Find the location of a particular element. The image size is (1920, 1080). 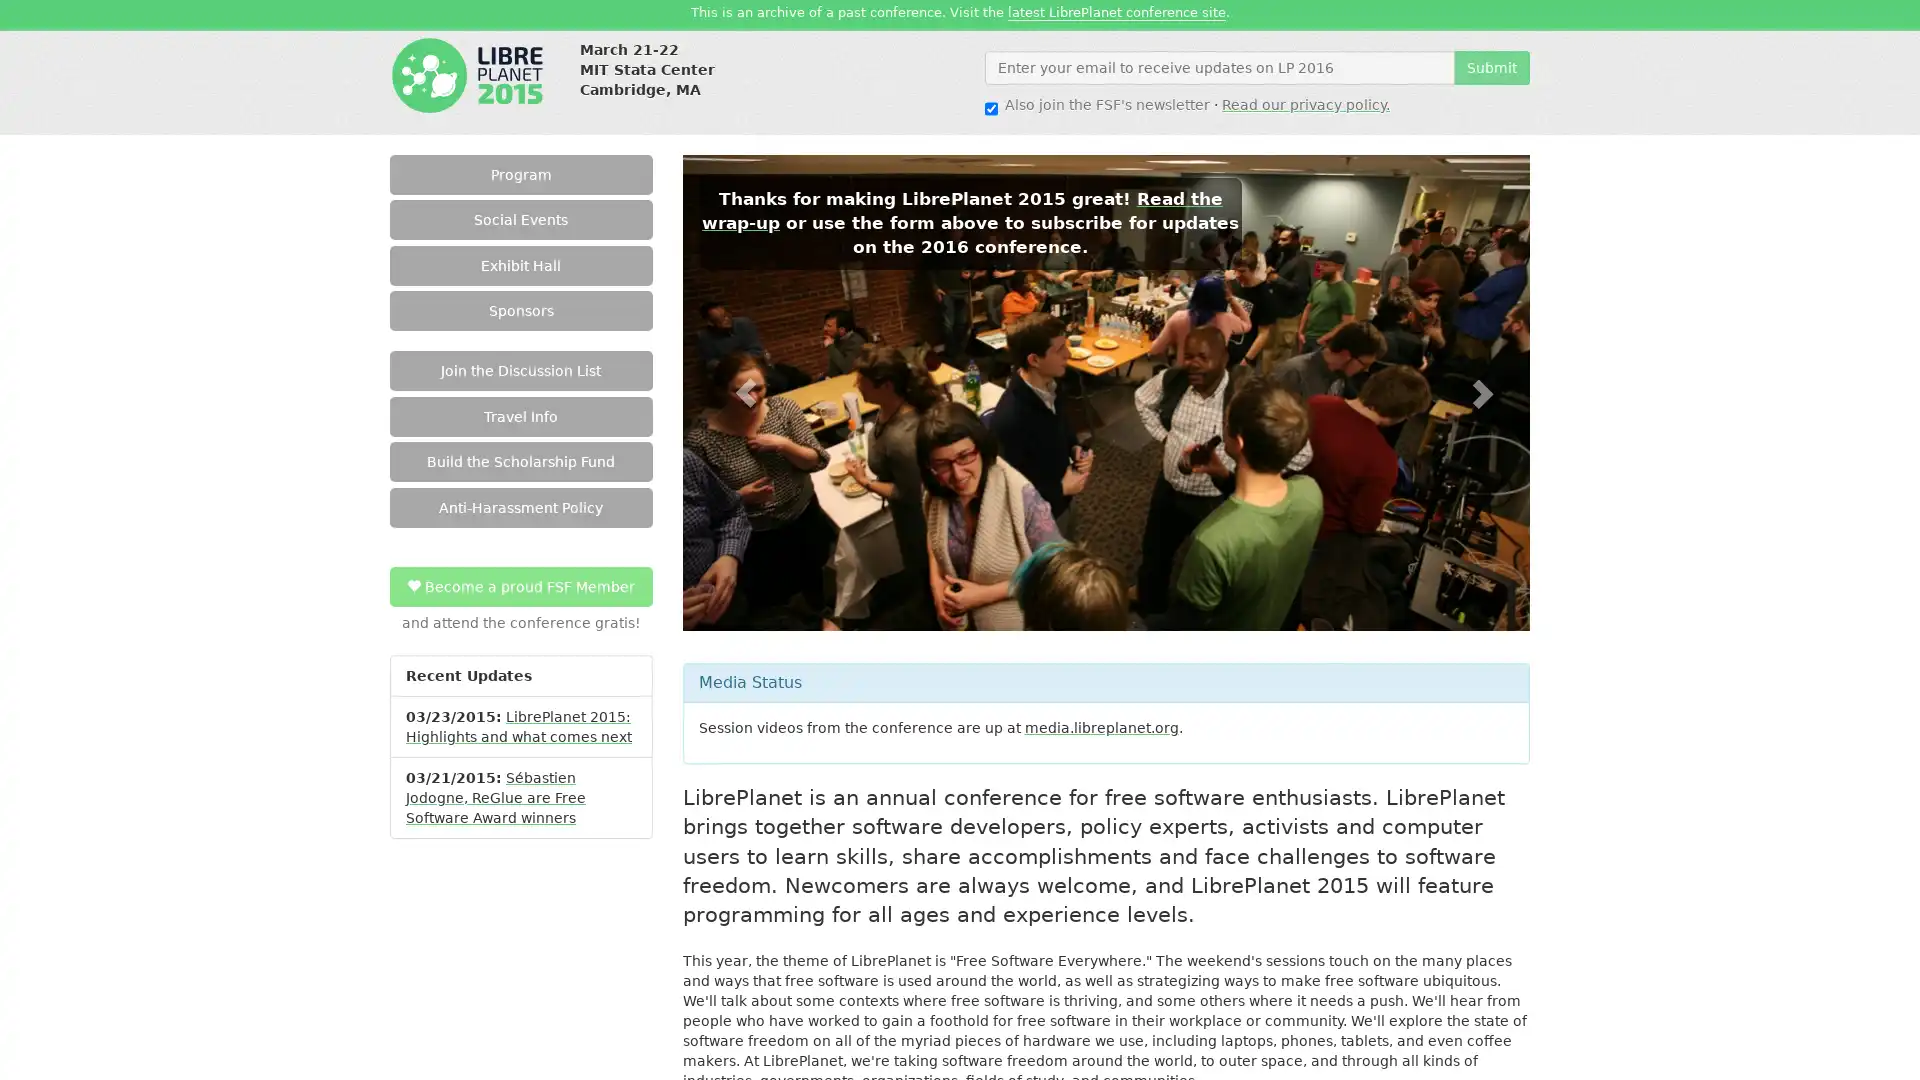

Submit is located at coordinates (1492, 65).